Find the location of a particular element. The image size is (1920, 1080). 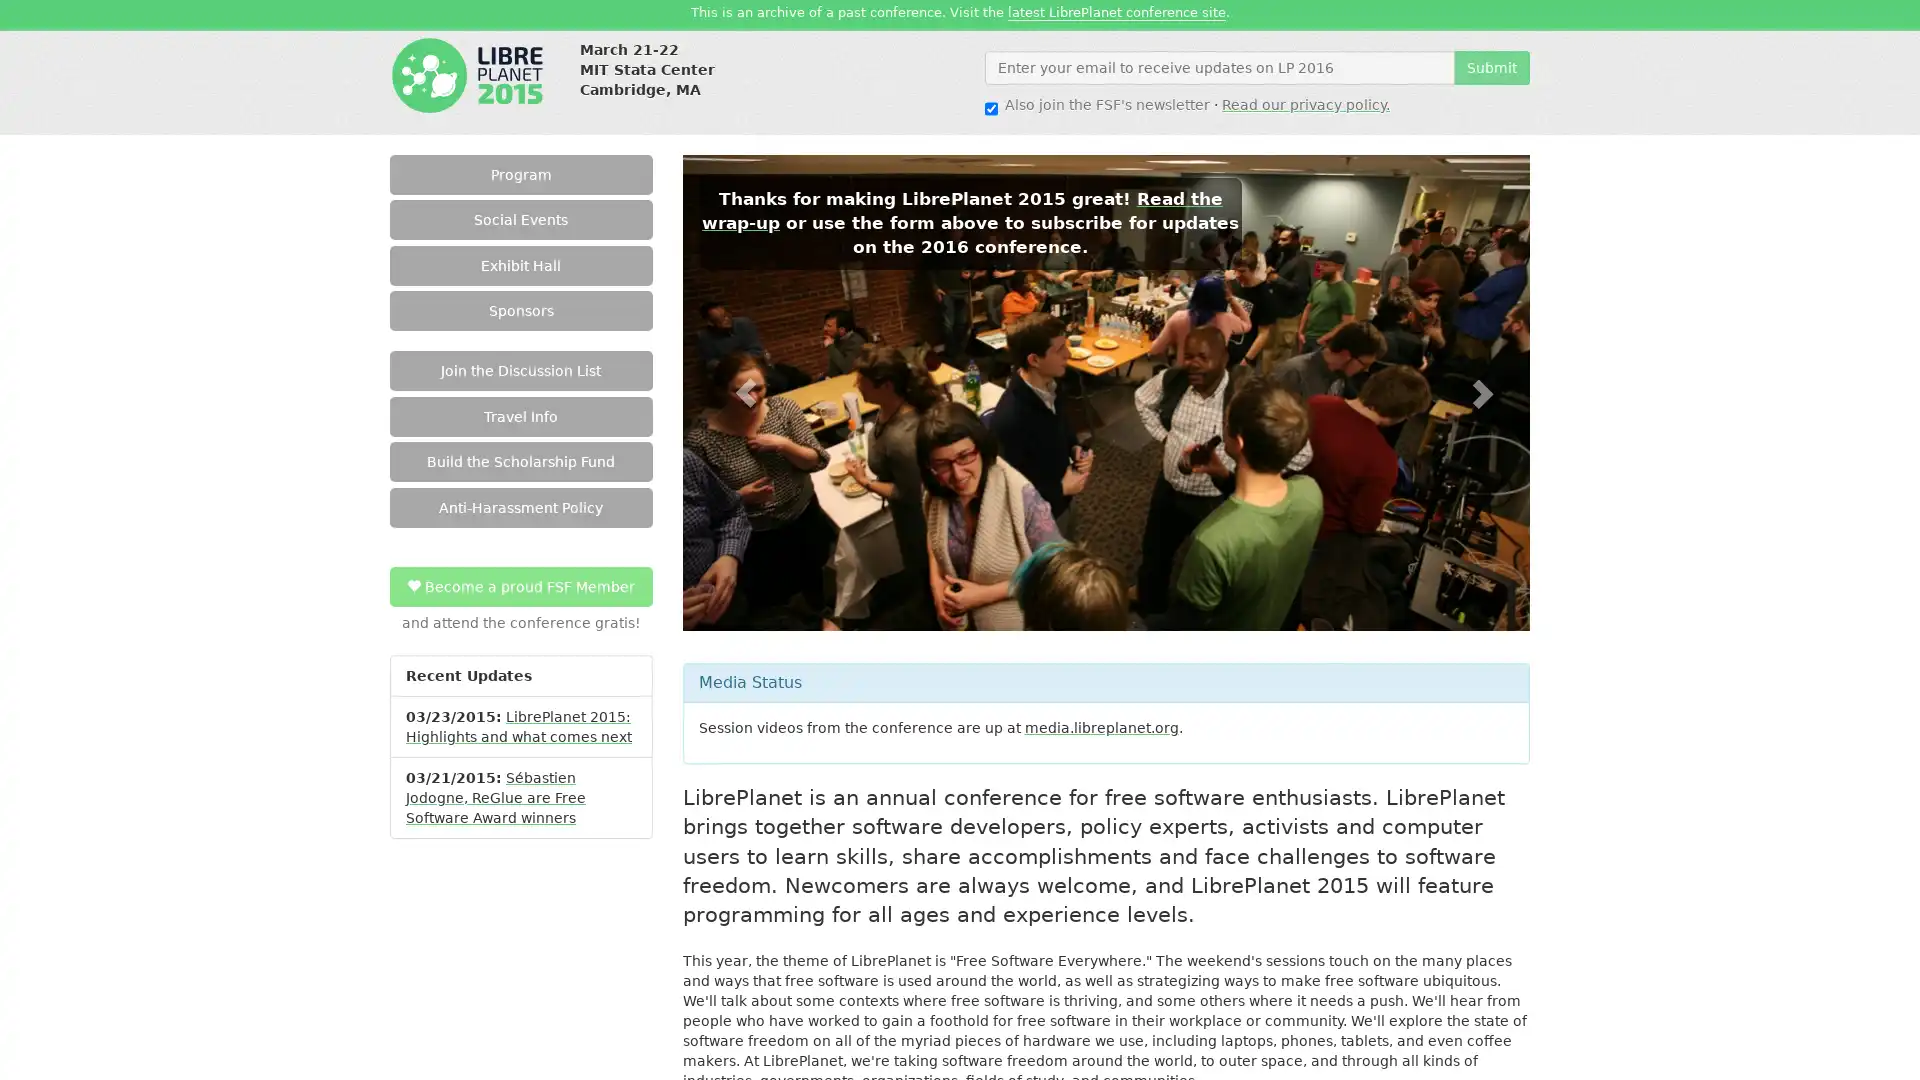

Submit is located at coordinates (1492, 65).